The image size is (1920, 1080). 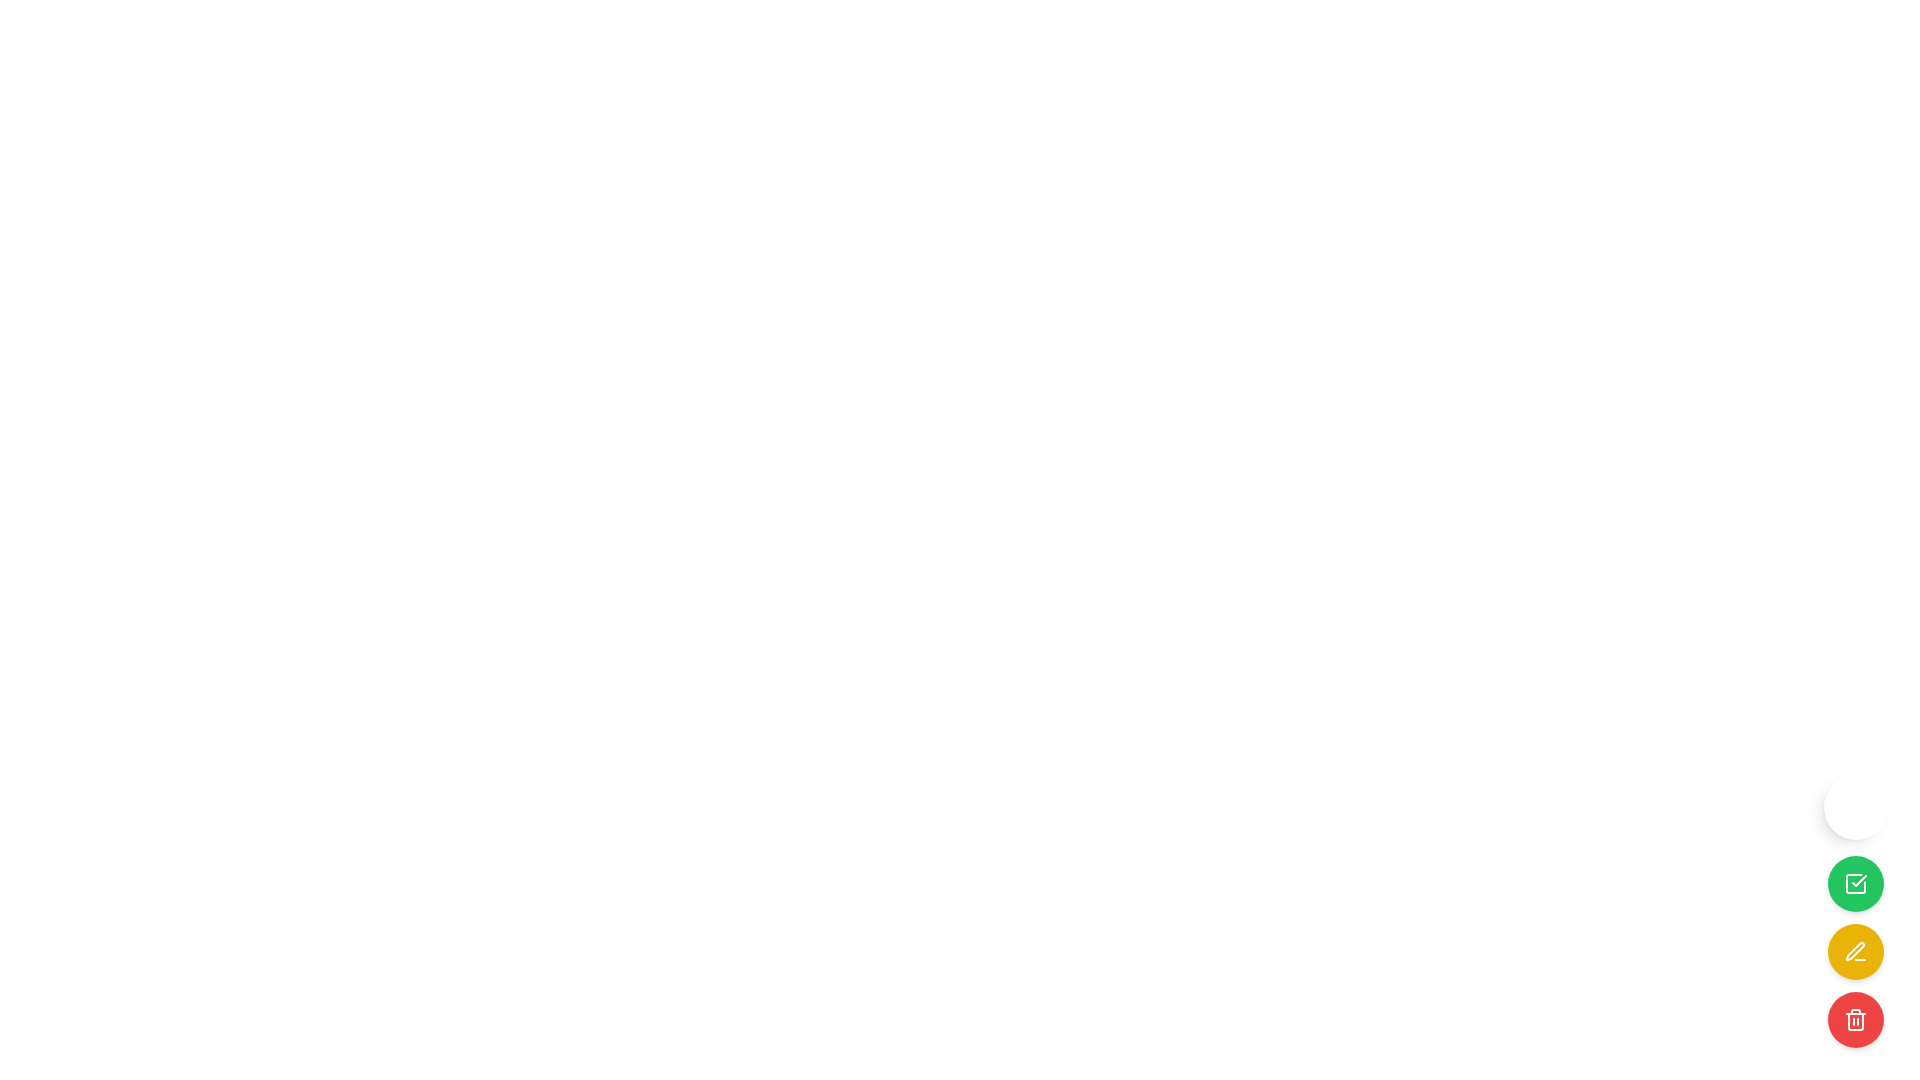 What do you see at coordinates (1855, 951) in the screenshot?
I see `the circular yellow button with a pen icon, which is the middle button in a vertical stack of three buttons` at bounding box center [1855, 951].